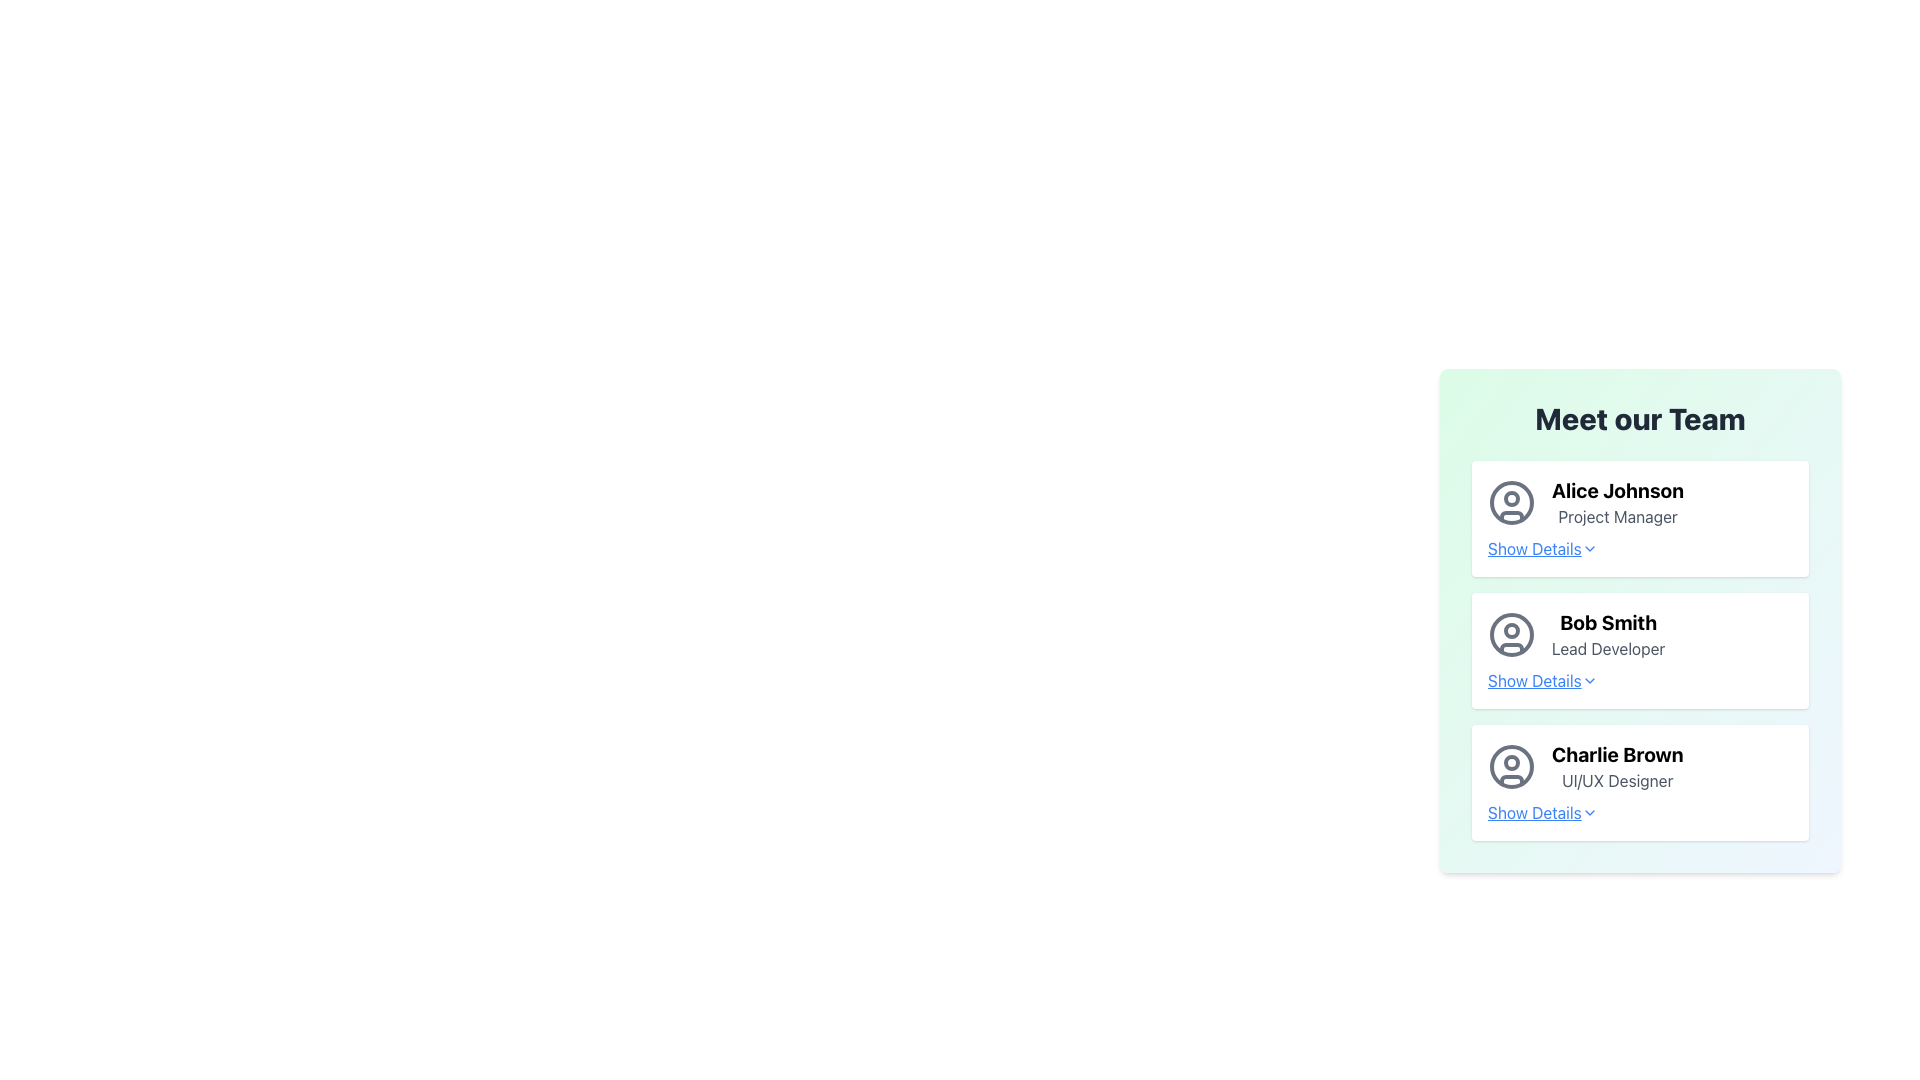 Image resolution: width=1920 pixels, height=1080 pixels. What do you see at coordinates (1587, 548) in the screenshot?
I see `the icon located to the right of the 'Show Details' text in the card for Alice Johnson, Project Manager` at bounding box center [1587, 548].